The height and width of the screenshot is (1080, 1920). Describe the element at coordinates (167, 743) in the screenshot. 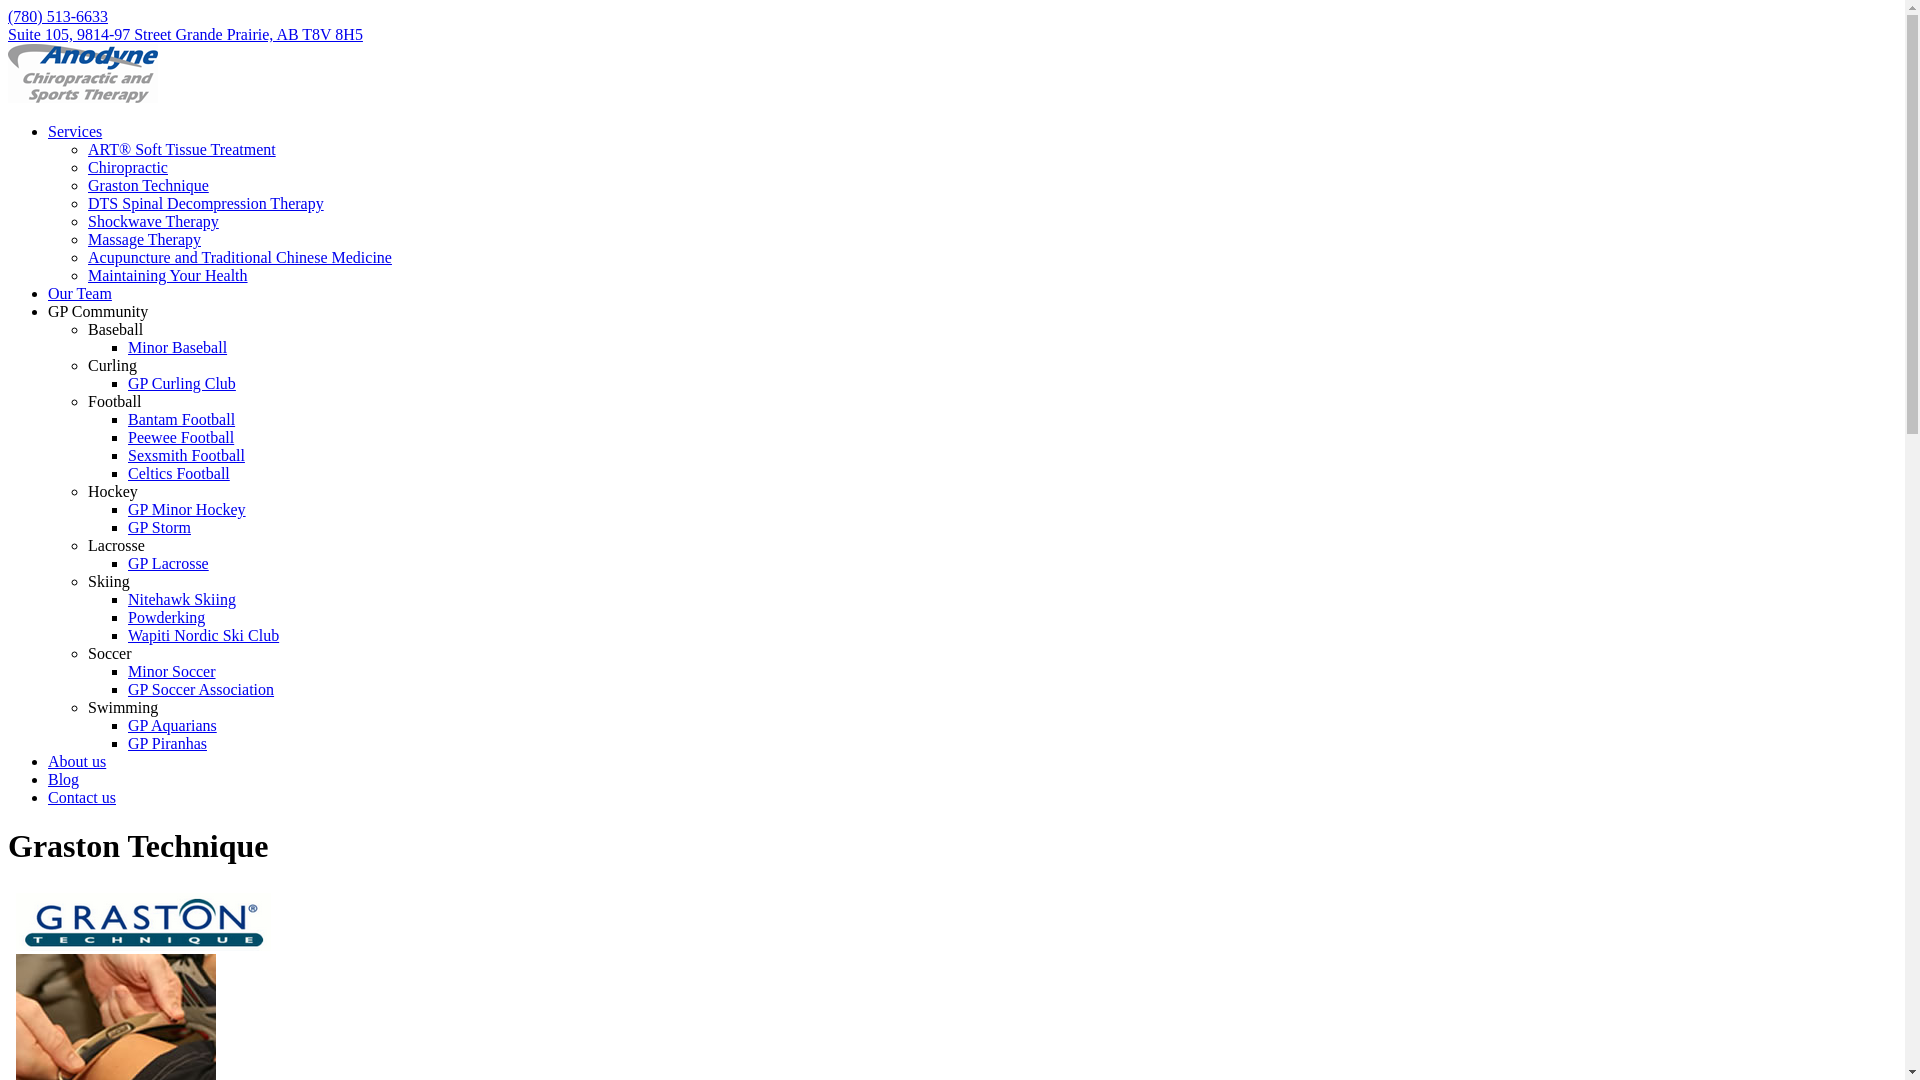

I see `'GP Piranhas'` at that location.